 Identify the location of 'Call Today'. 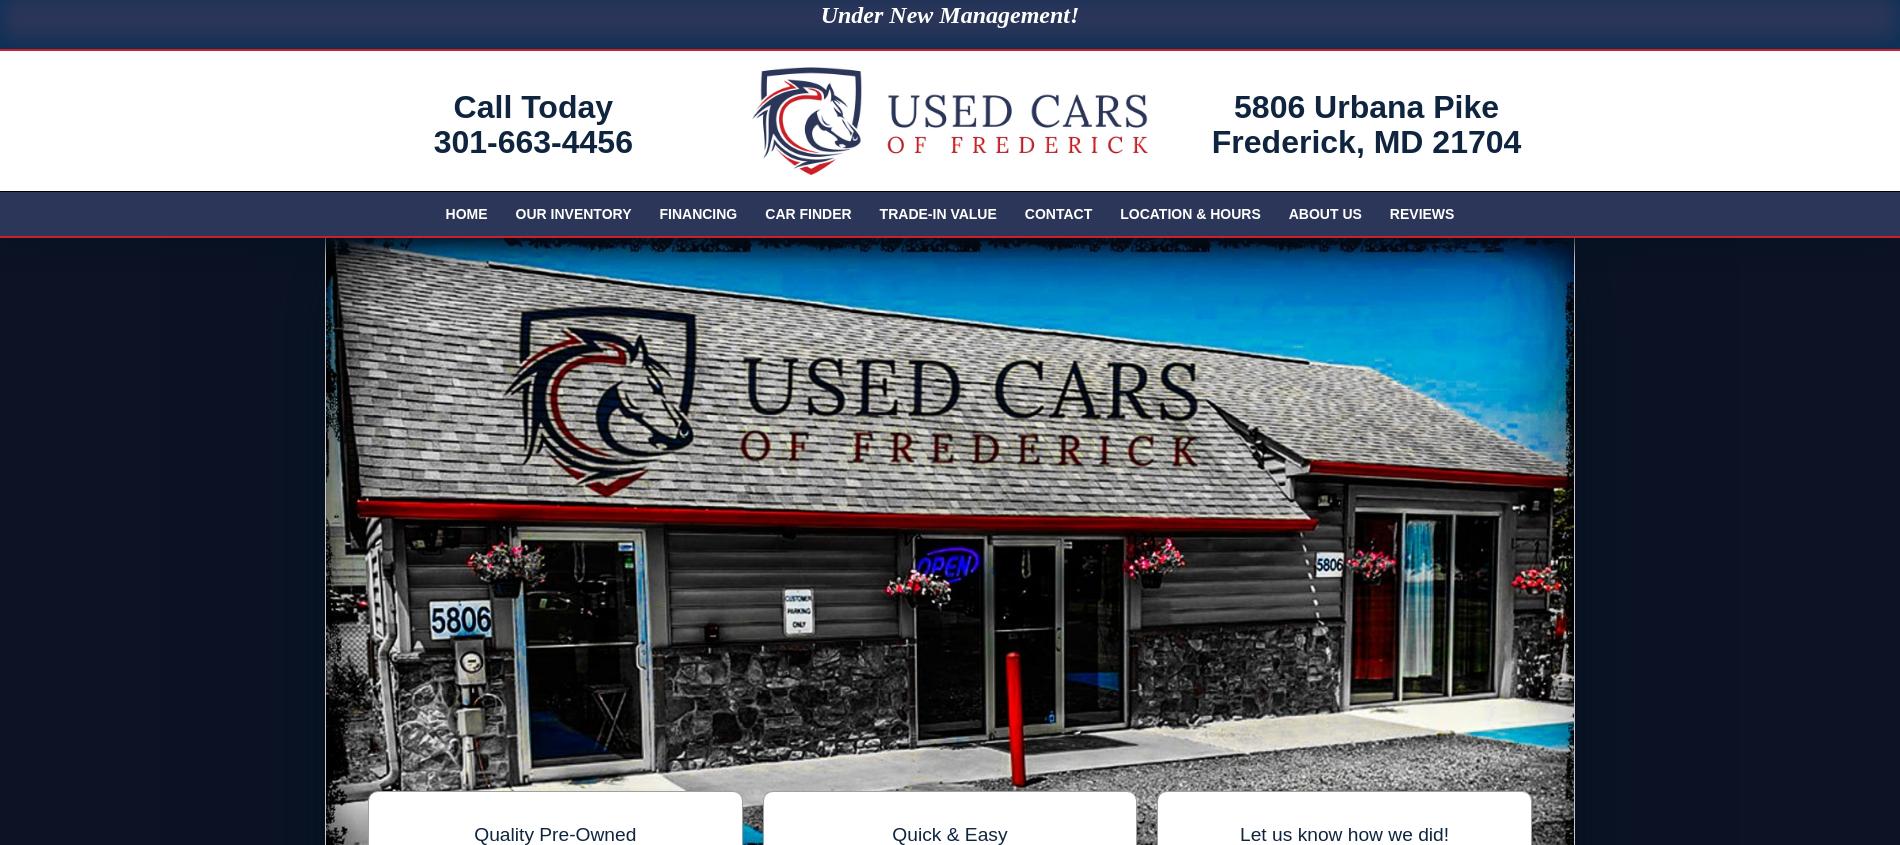
(451, 105).